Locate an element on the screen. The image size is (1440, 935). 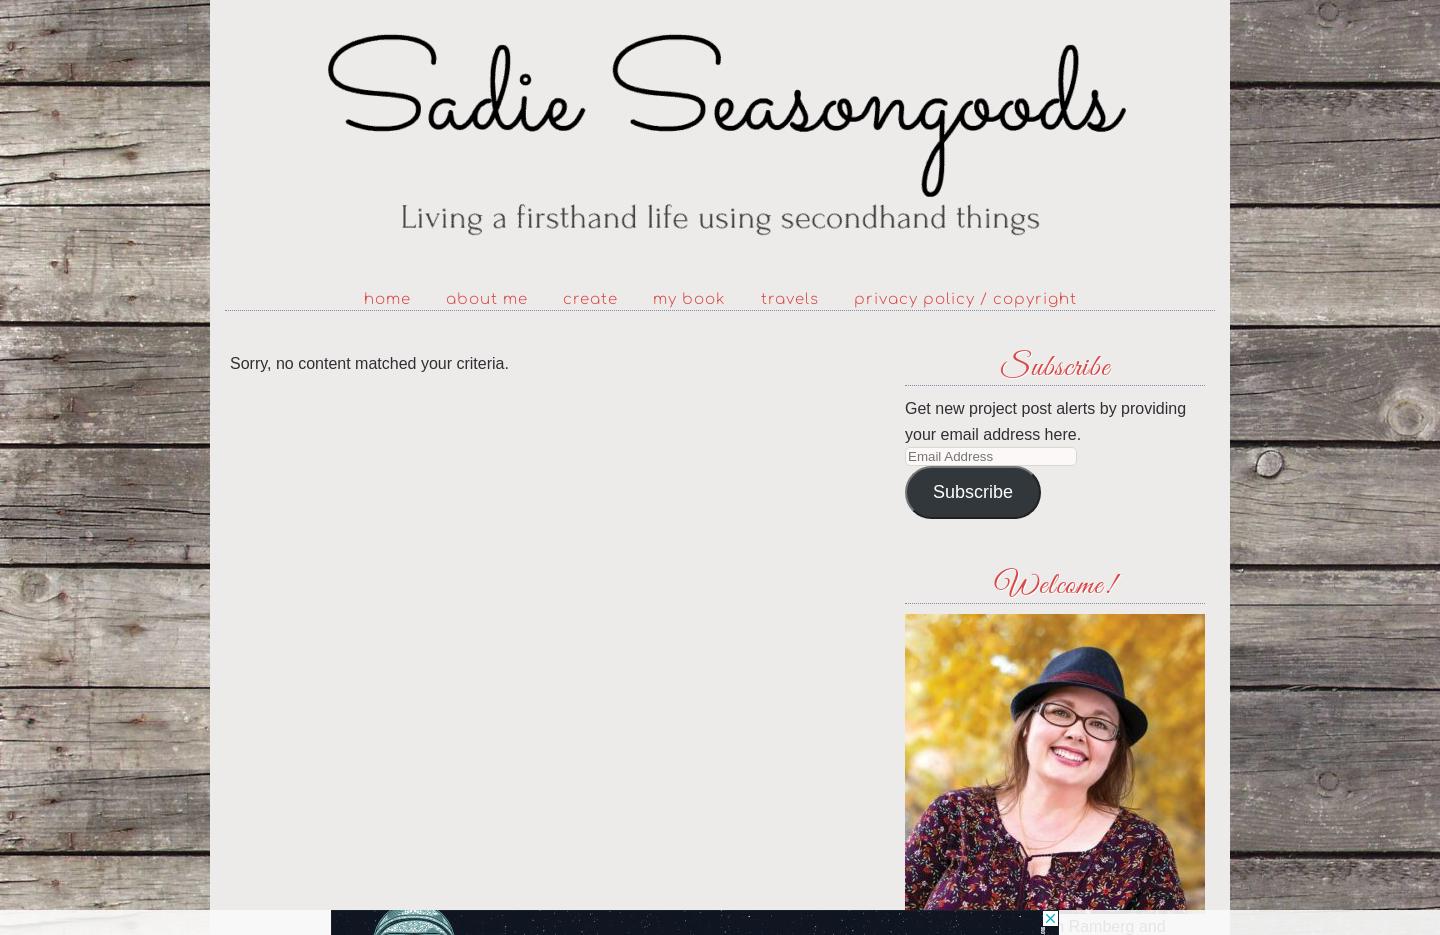
'My Book' is located at coordinates (688, 299).